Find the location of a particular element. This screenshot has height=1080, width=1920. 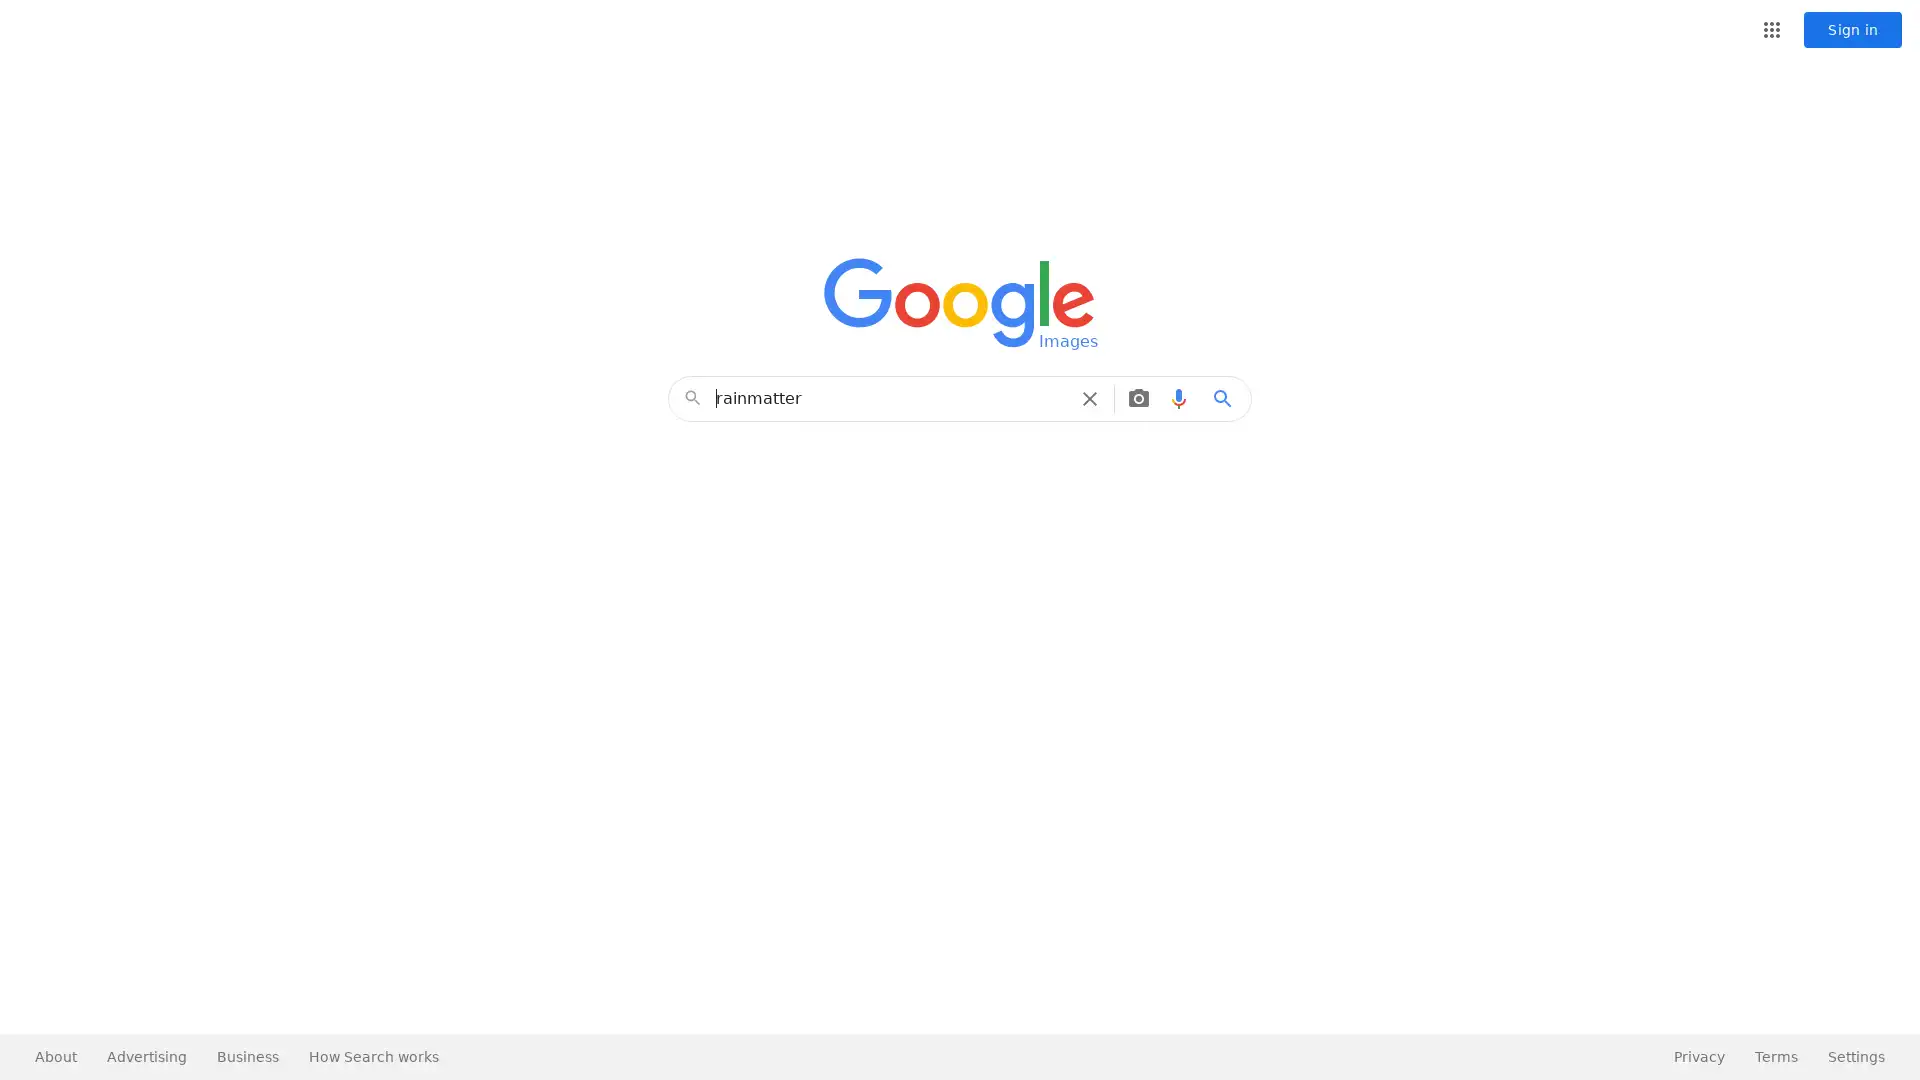

Google apps is located at coordinates (1771, 30).